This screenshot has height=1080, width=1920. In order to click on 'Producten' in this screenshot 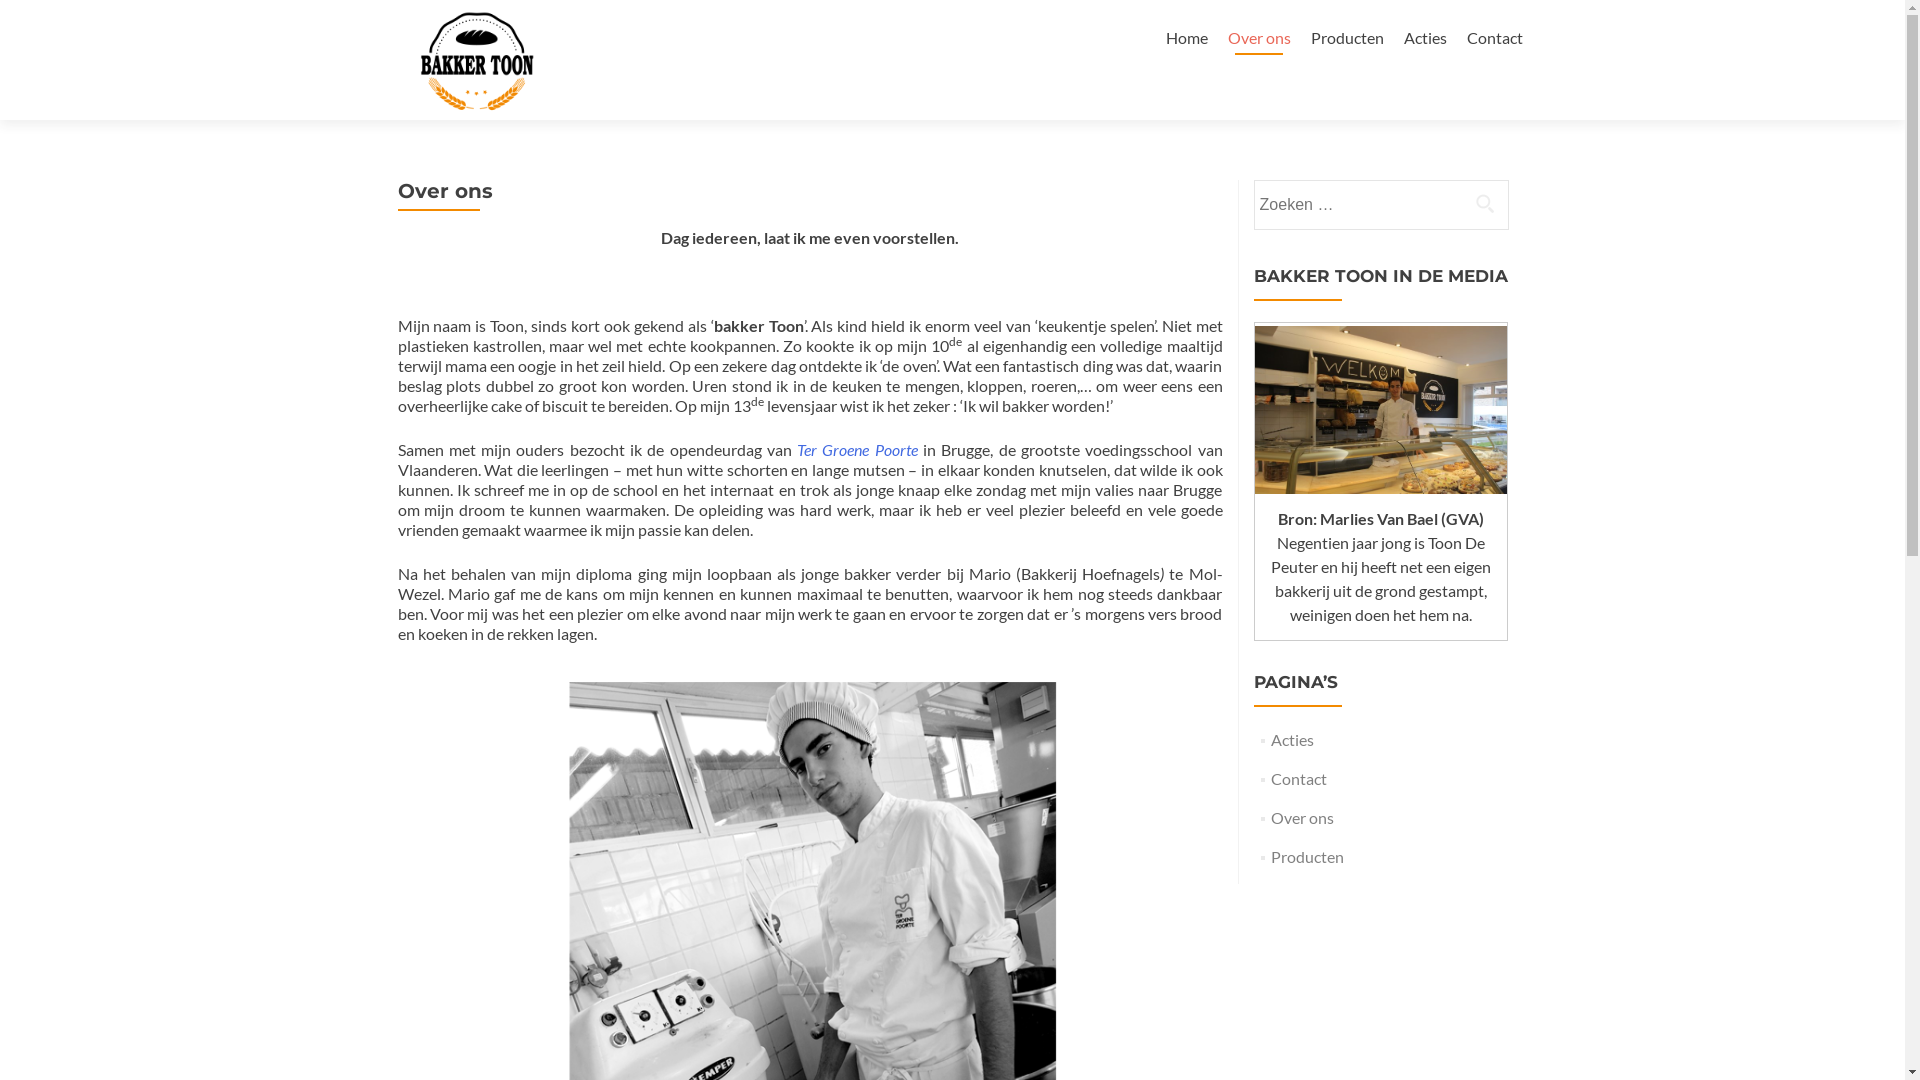, I will do `click(1346, 37)`.